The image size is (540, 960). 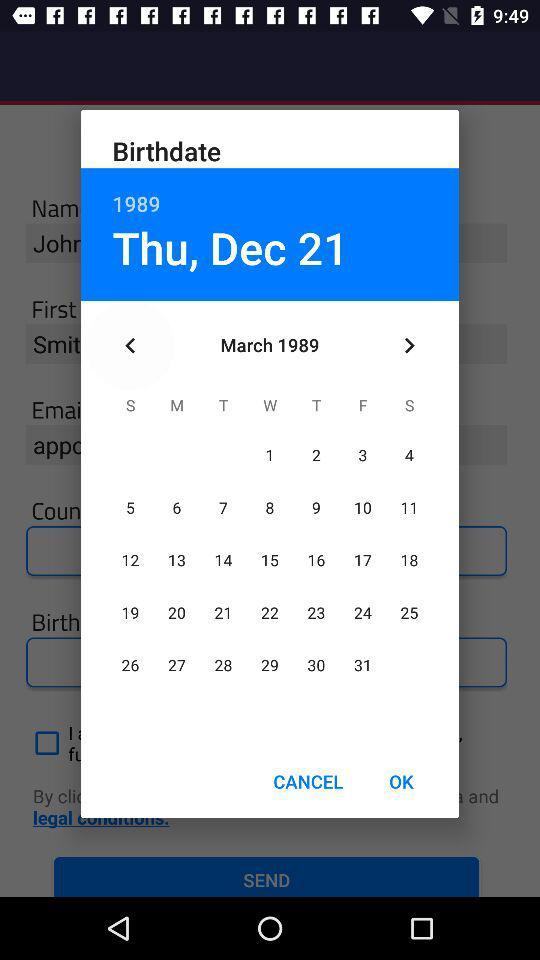 What do you see at coordinates (408, 345) in the screenshot?
I see `the icon on the right` at bounding box center [408, 345].